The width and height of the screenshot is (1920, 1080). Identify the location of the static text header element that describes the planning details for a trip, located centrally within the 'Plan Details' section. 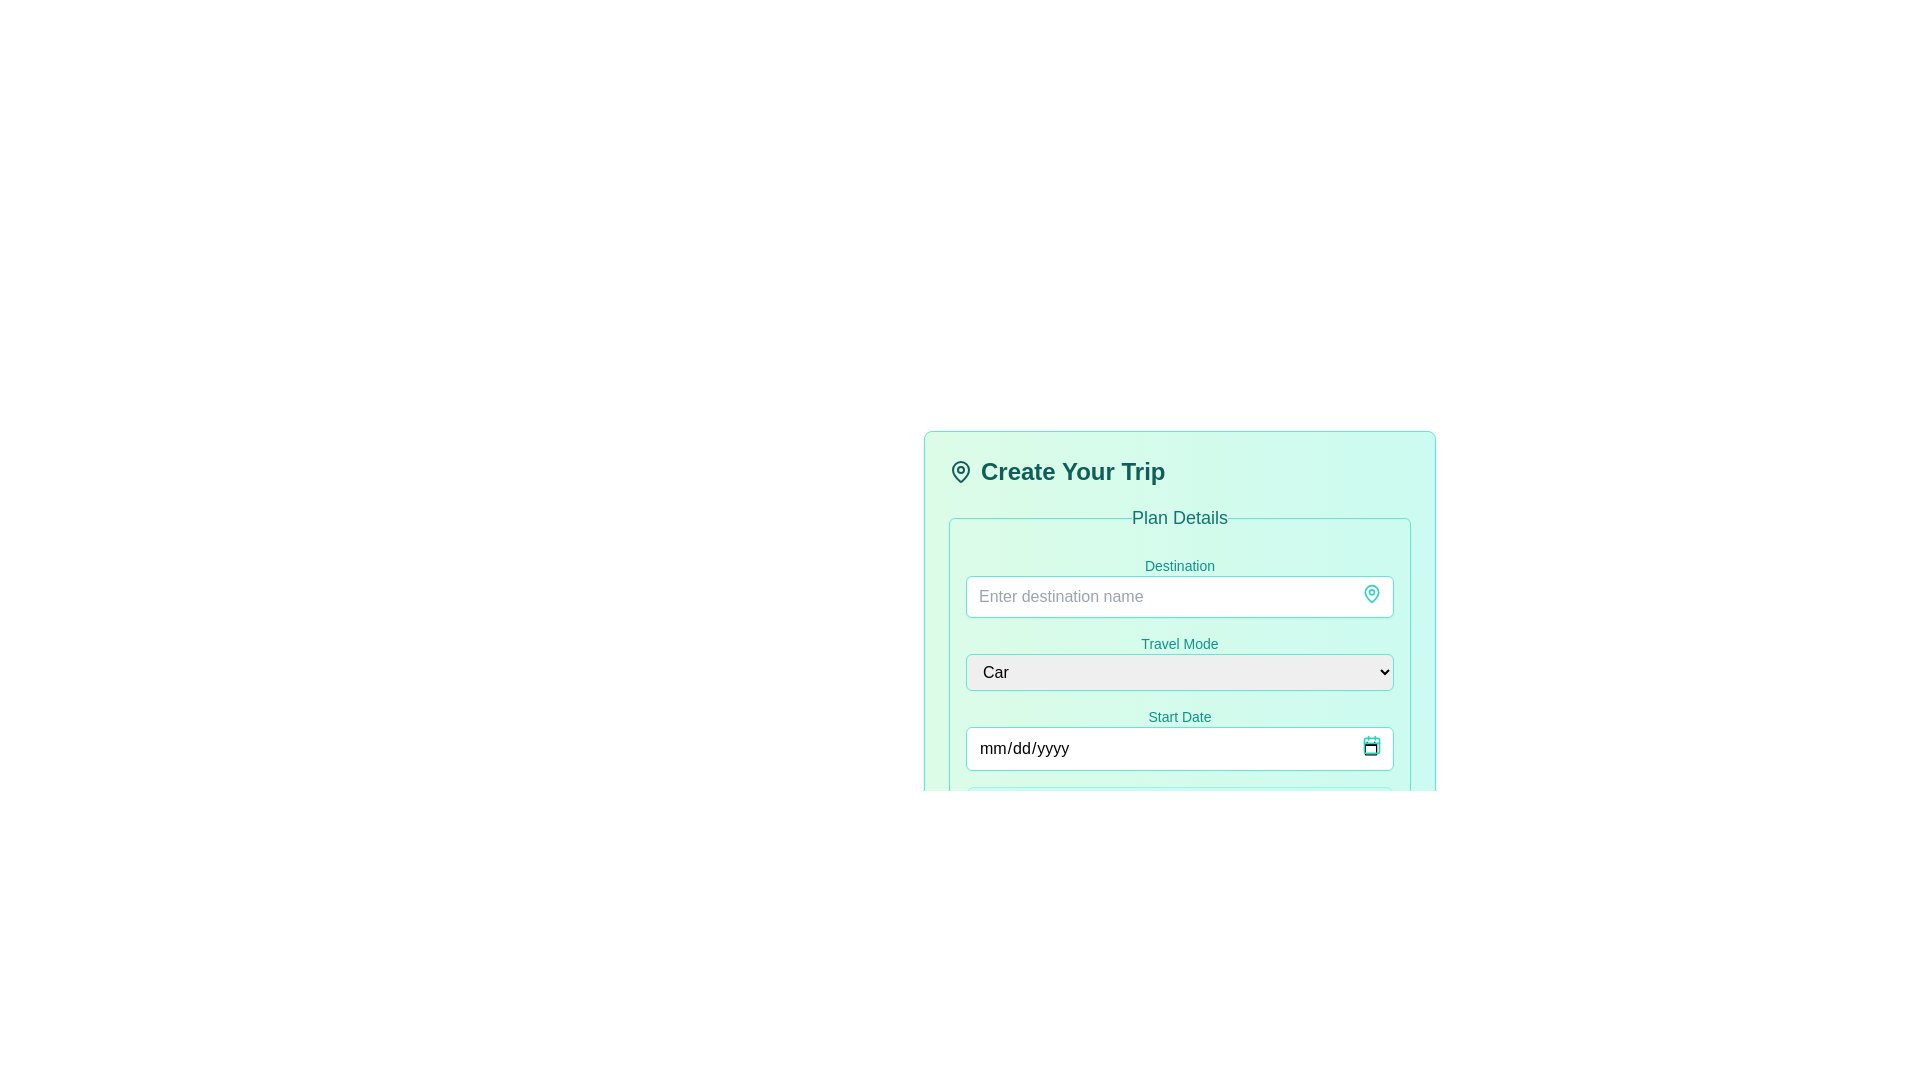
(1180, 516).